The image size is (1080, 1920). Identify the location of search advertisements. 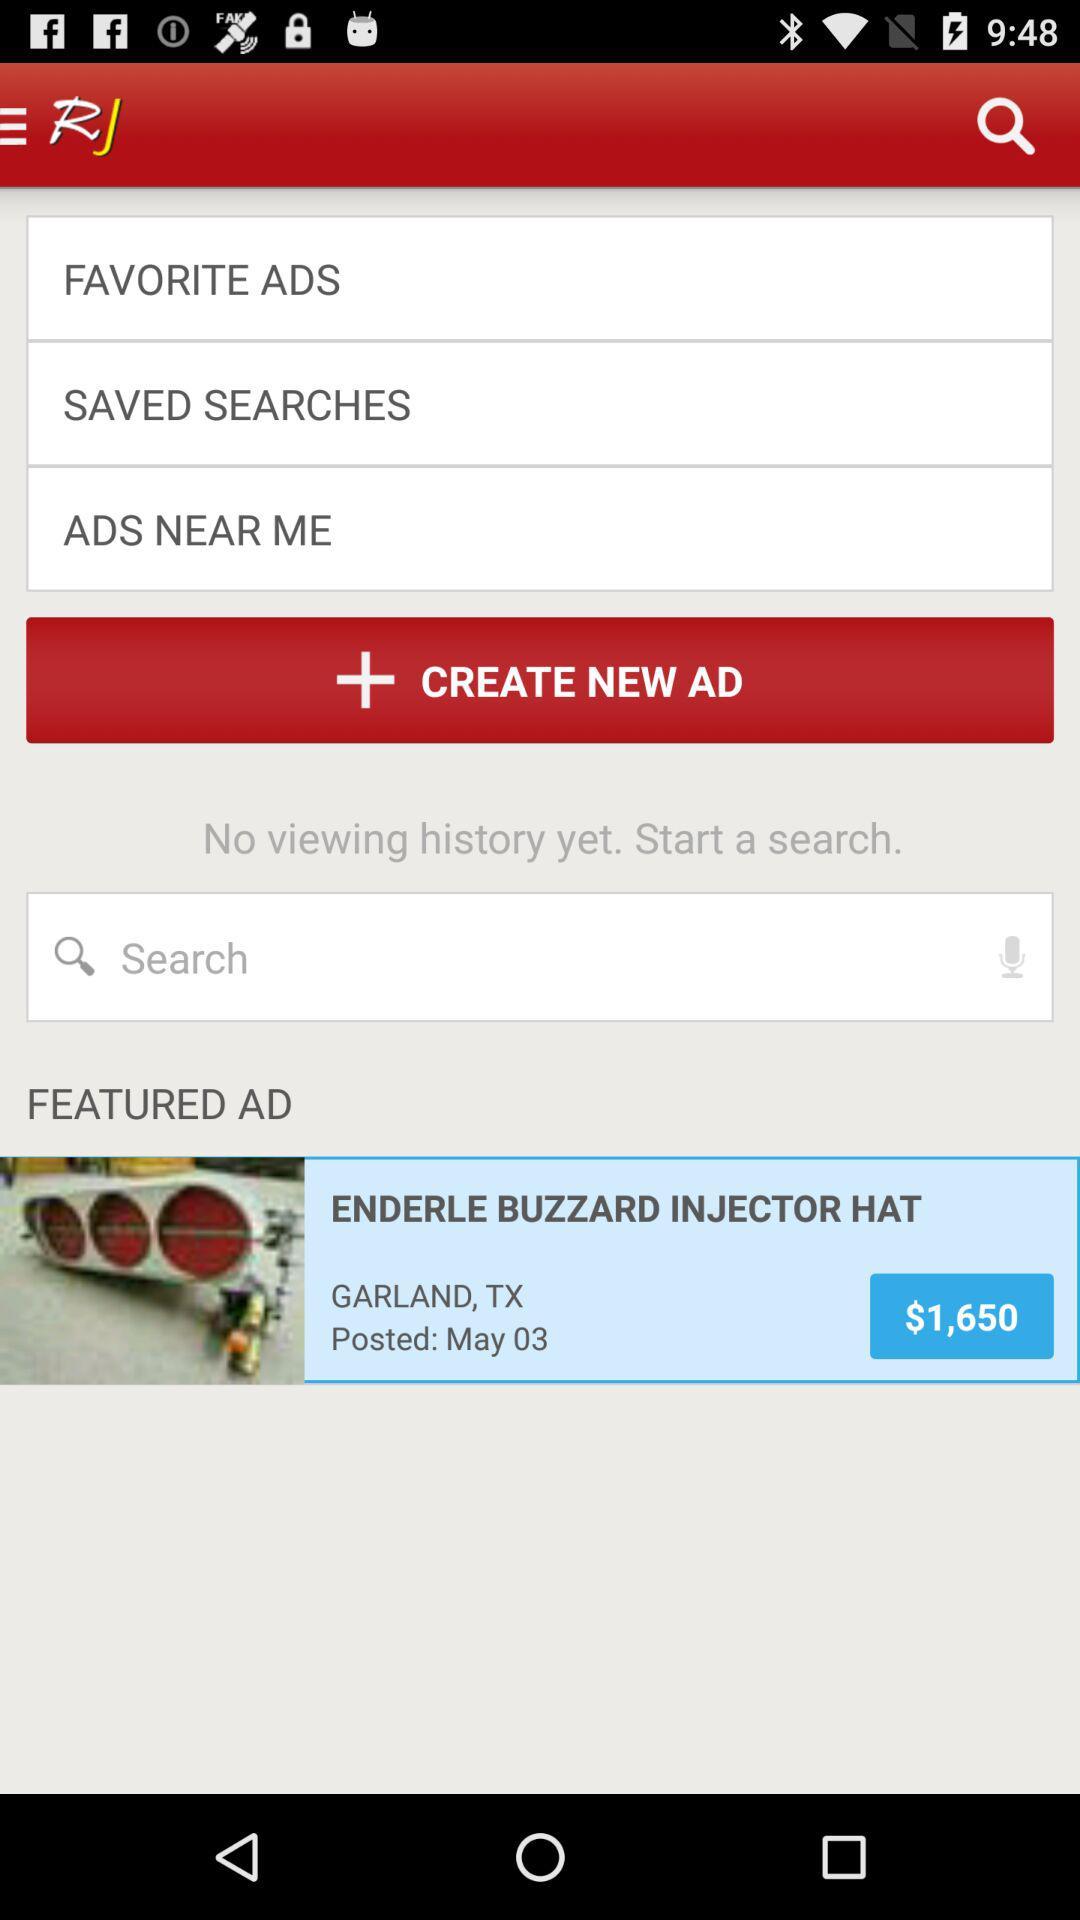
(540, 955).